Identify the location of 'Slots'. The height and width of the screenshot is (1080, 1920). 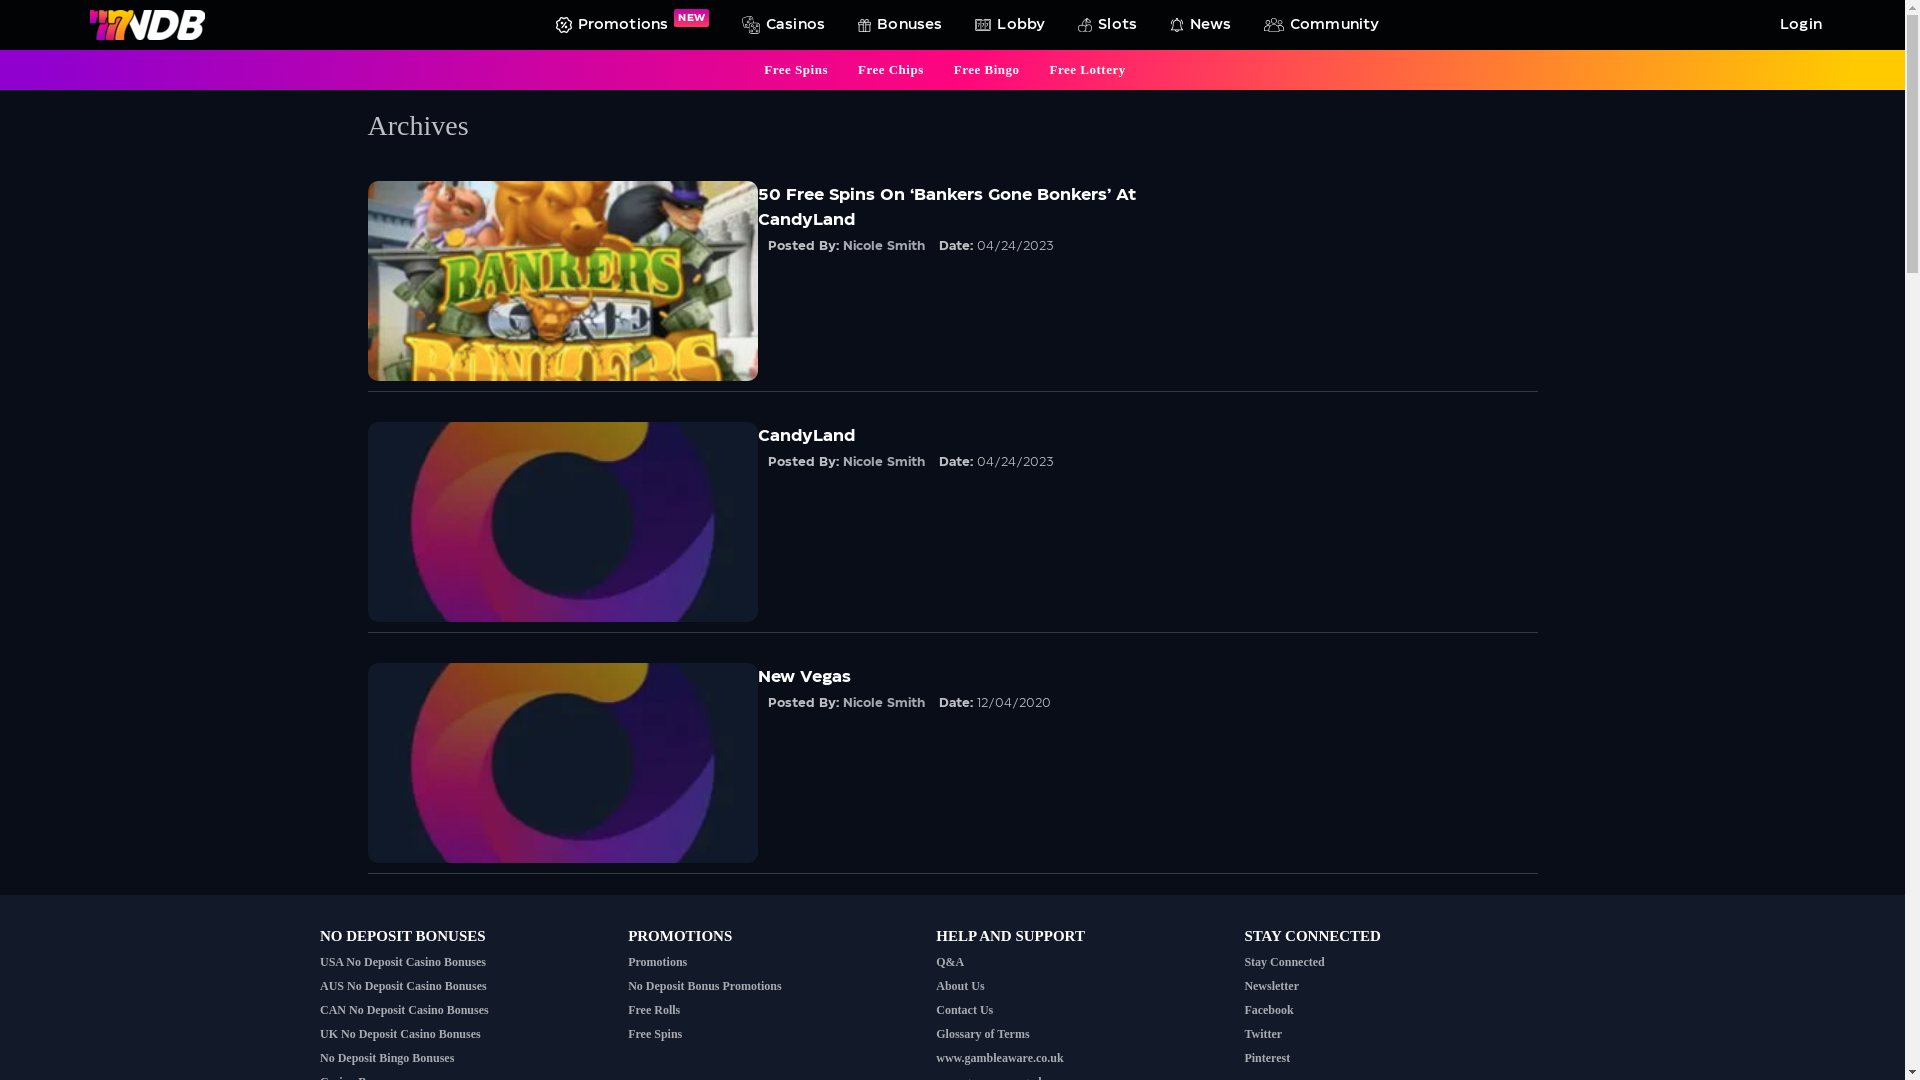
(1067, 24).